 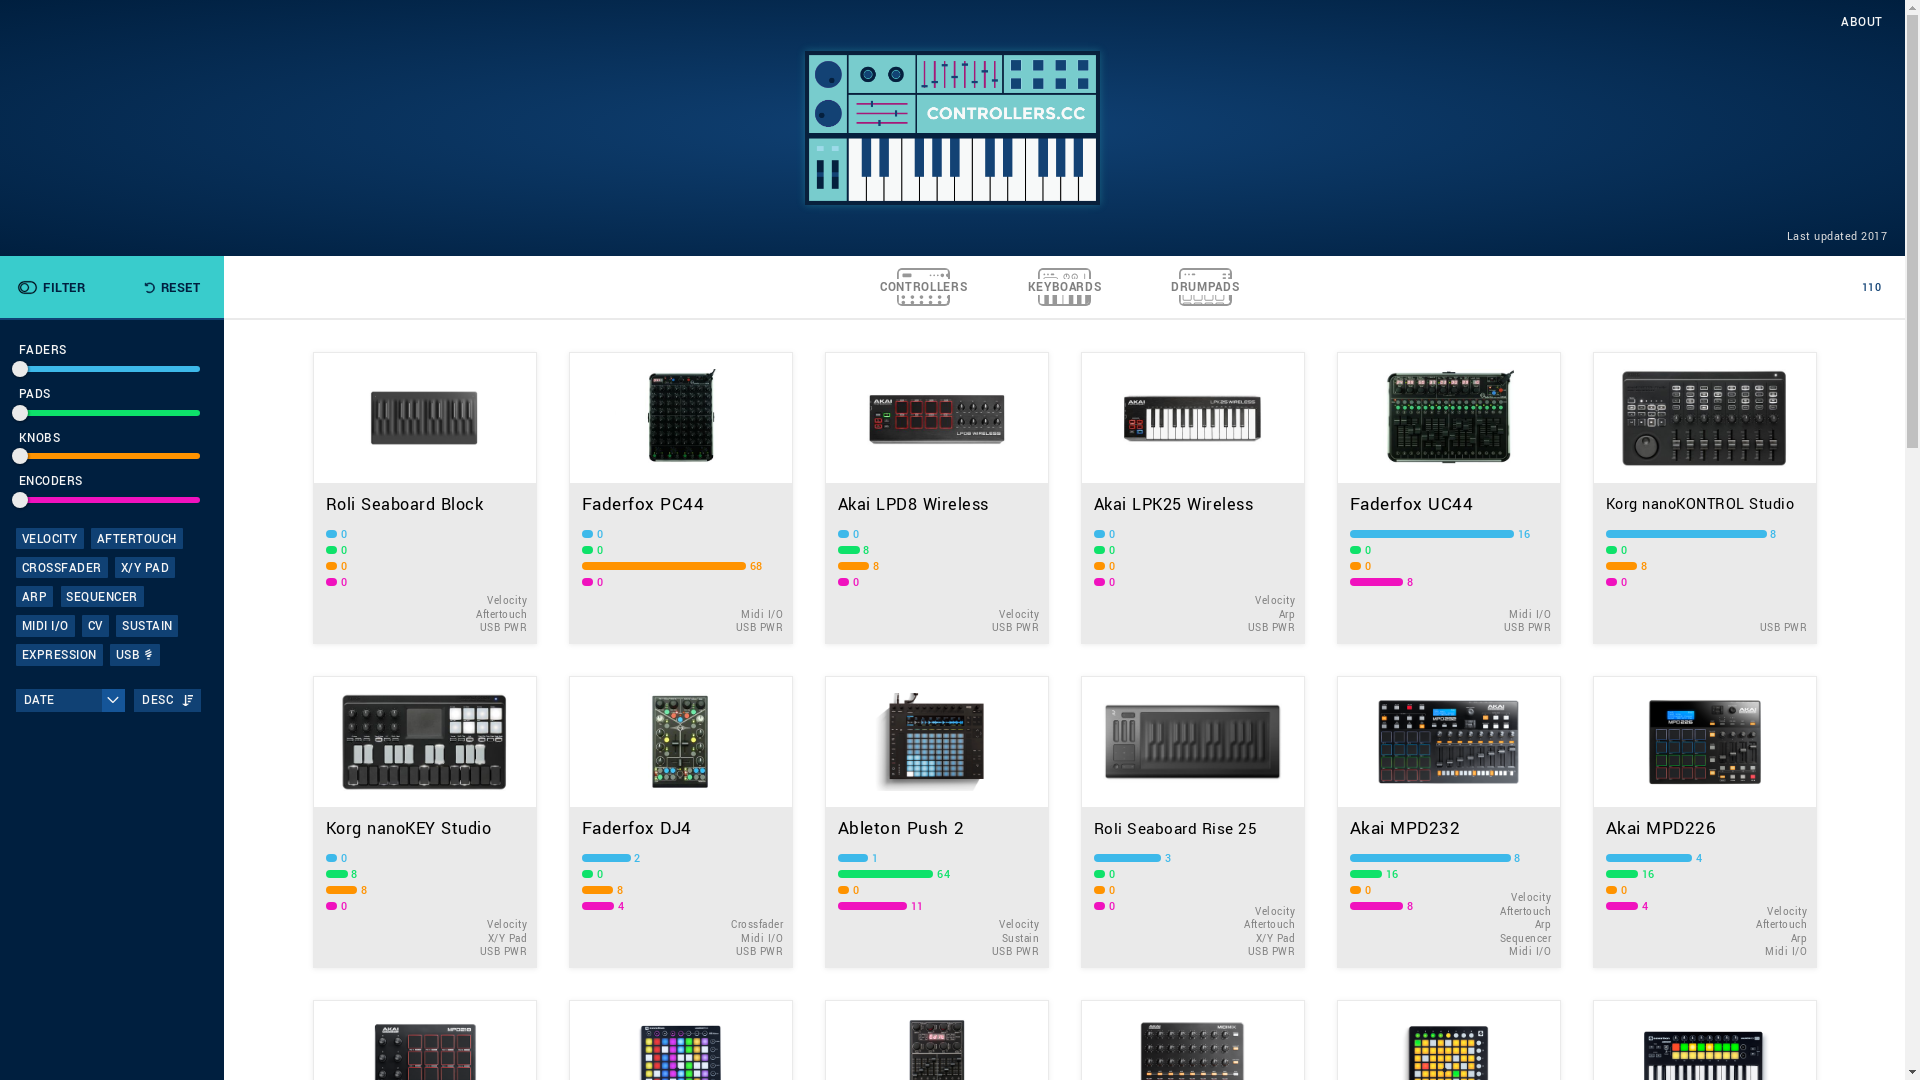 I want to click on 'EXPRESSION', so click(x=59, y=654).